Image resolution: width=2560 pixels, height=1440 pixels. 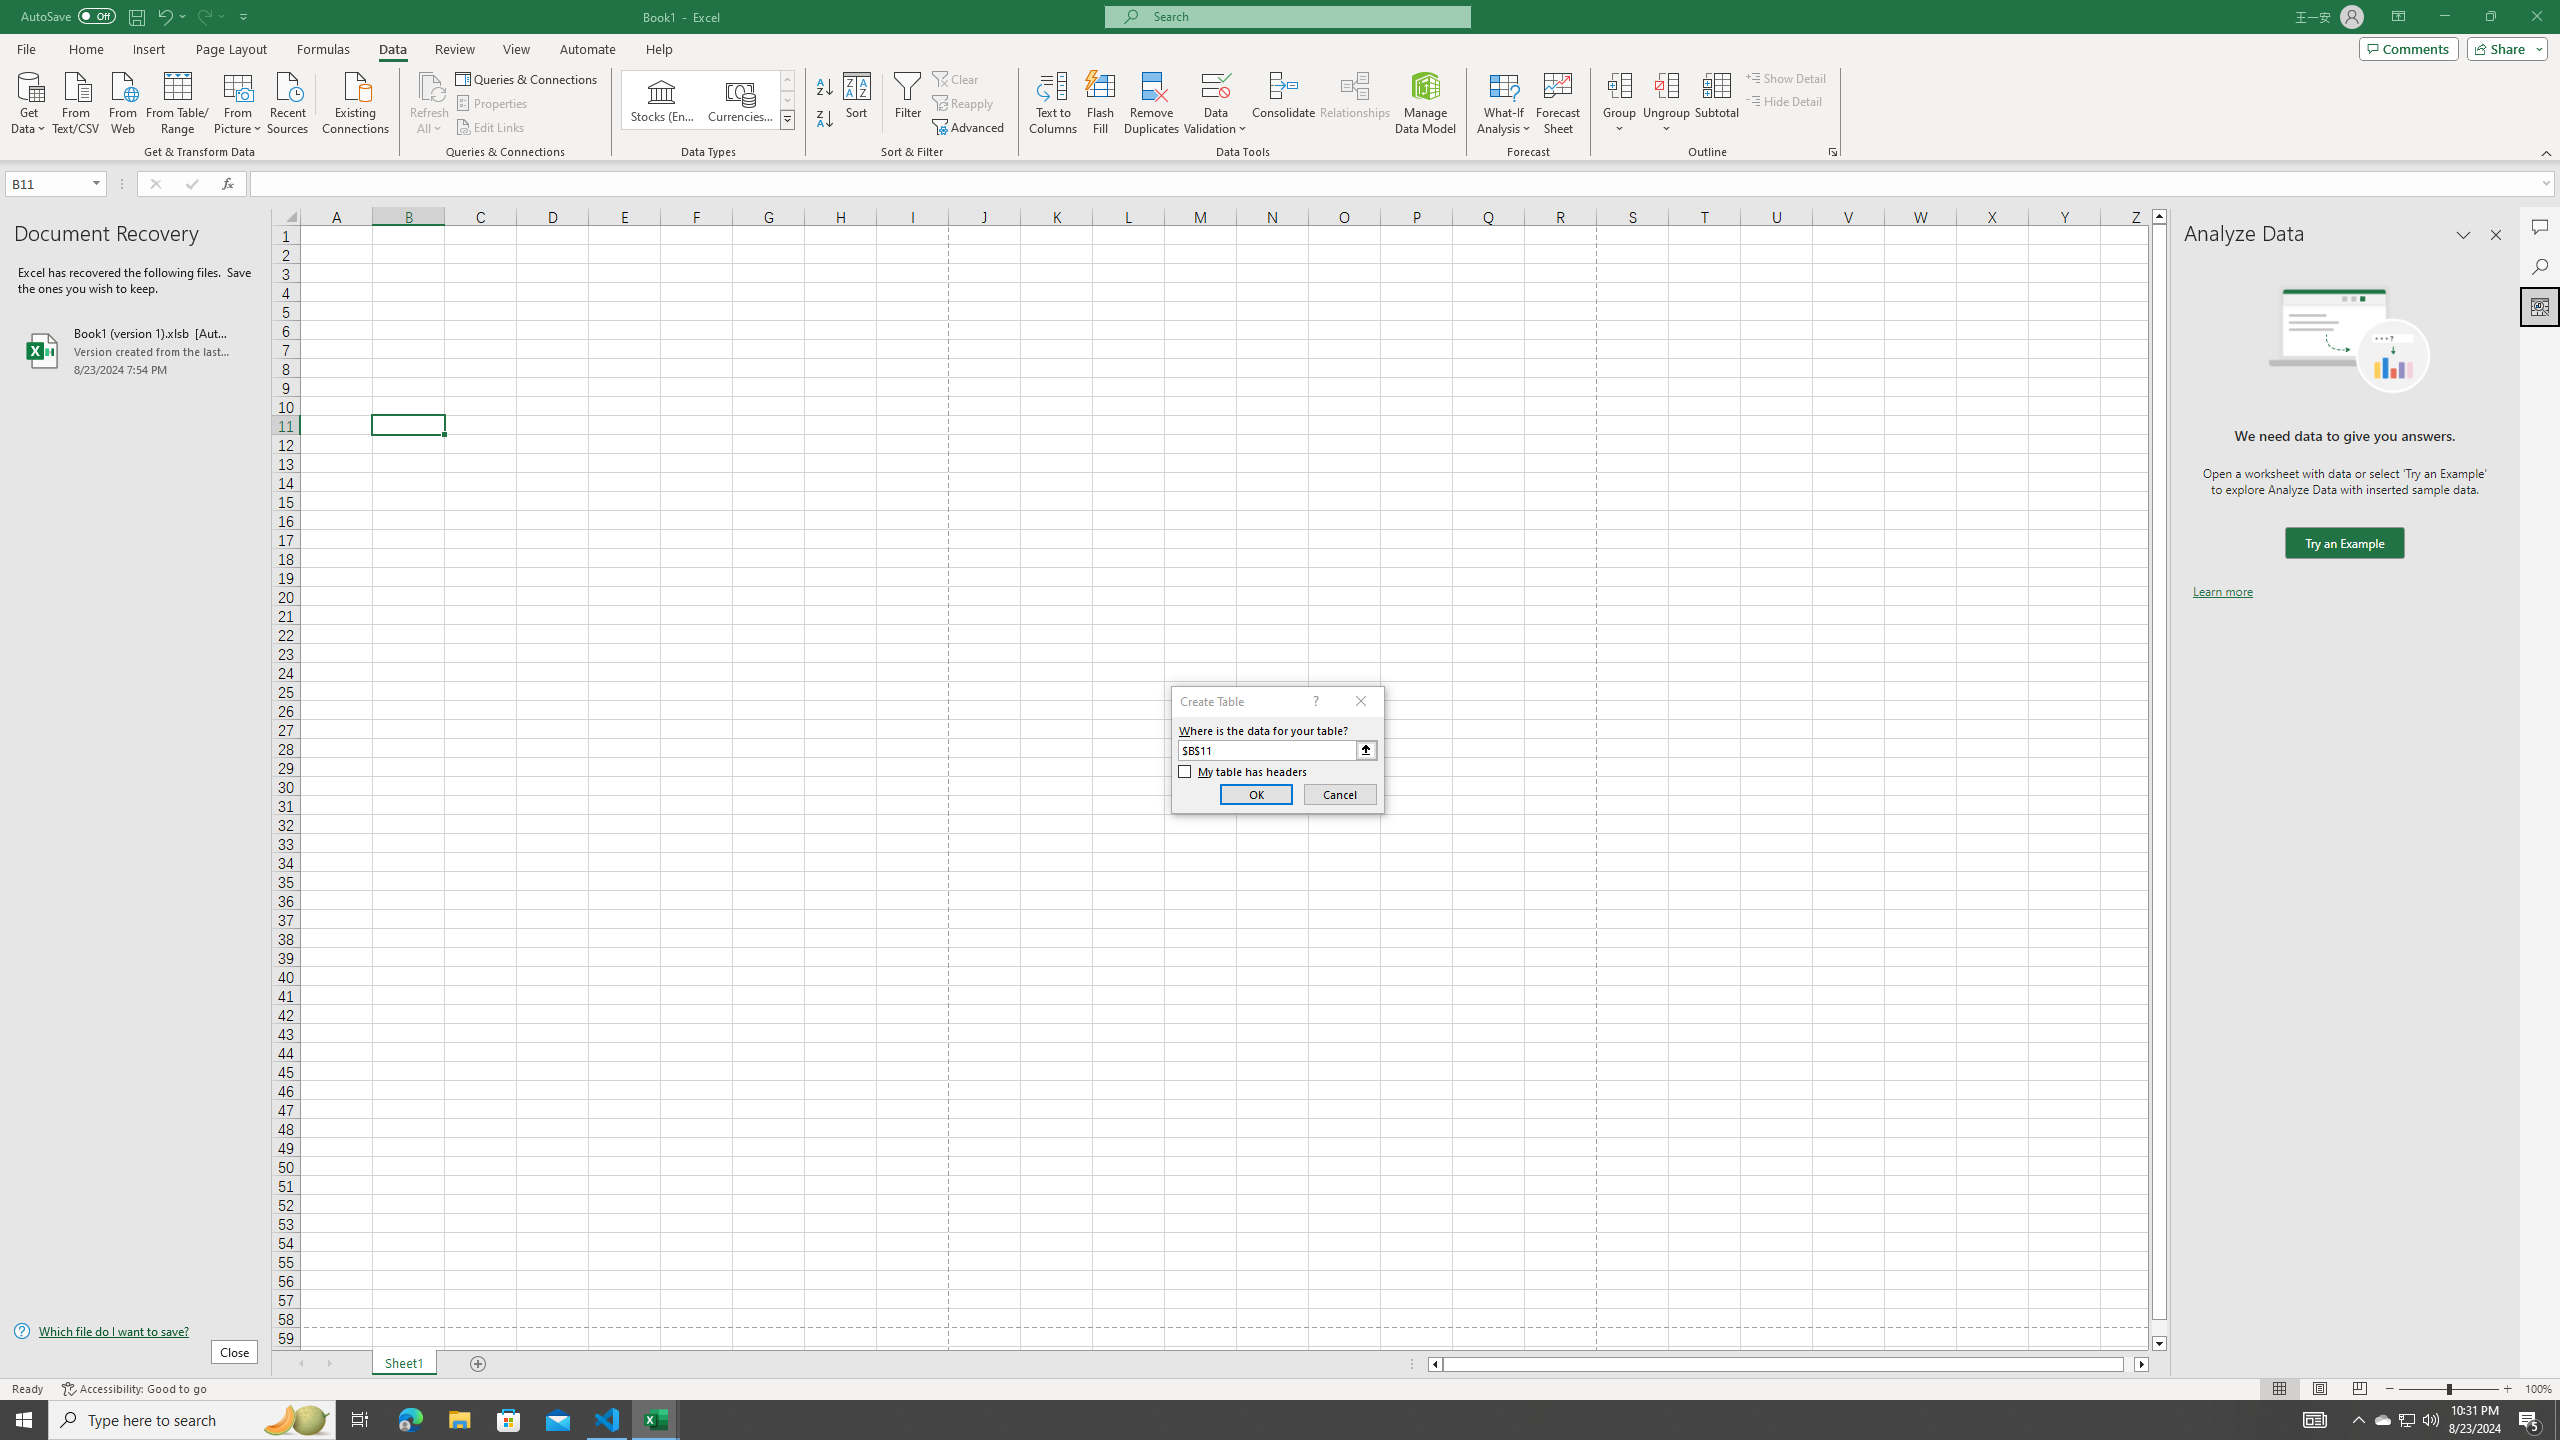 What do you see at coordinates (490, 127) in the screenshot?
I see `'Edit Links'` at bounding box center [490, 127].